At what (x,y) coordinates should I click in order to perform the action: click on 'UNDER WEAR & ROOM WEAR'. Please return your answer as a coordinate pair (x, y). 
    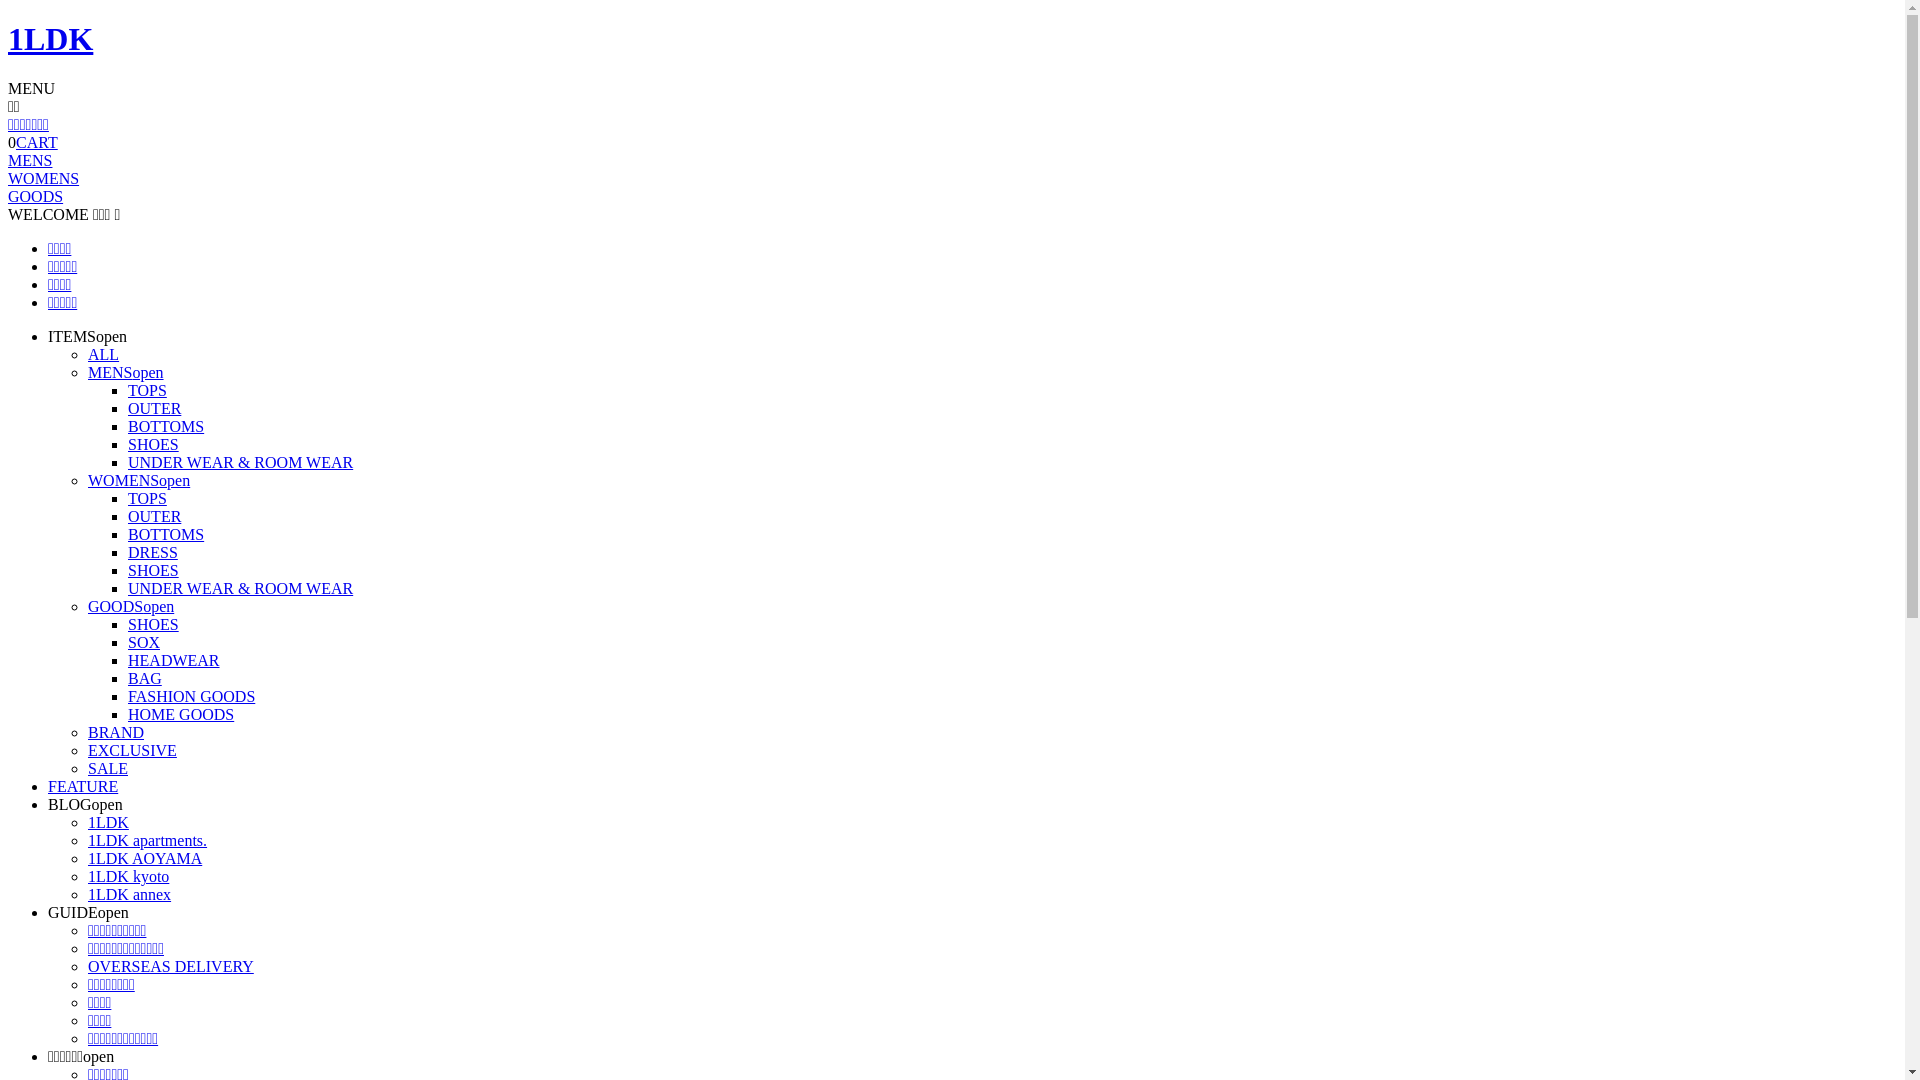
    Looking at the image, I should click on (240, 462).